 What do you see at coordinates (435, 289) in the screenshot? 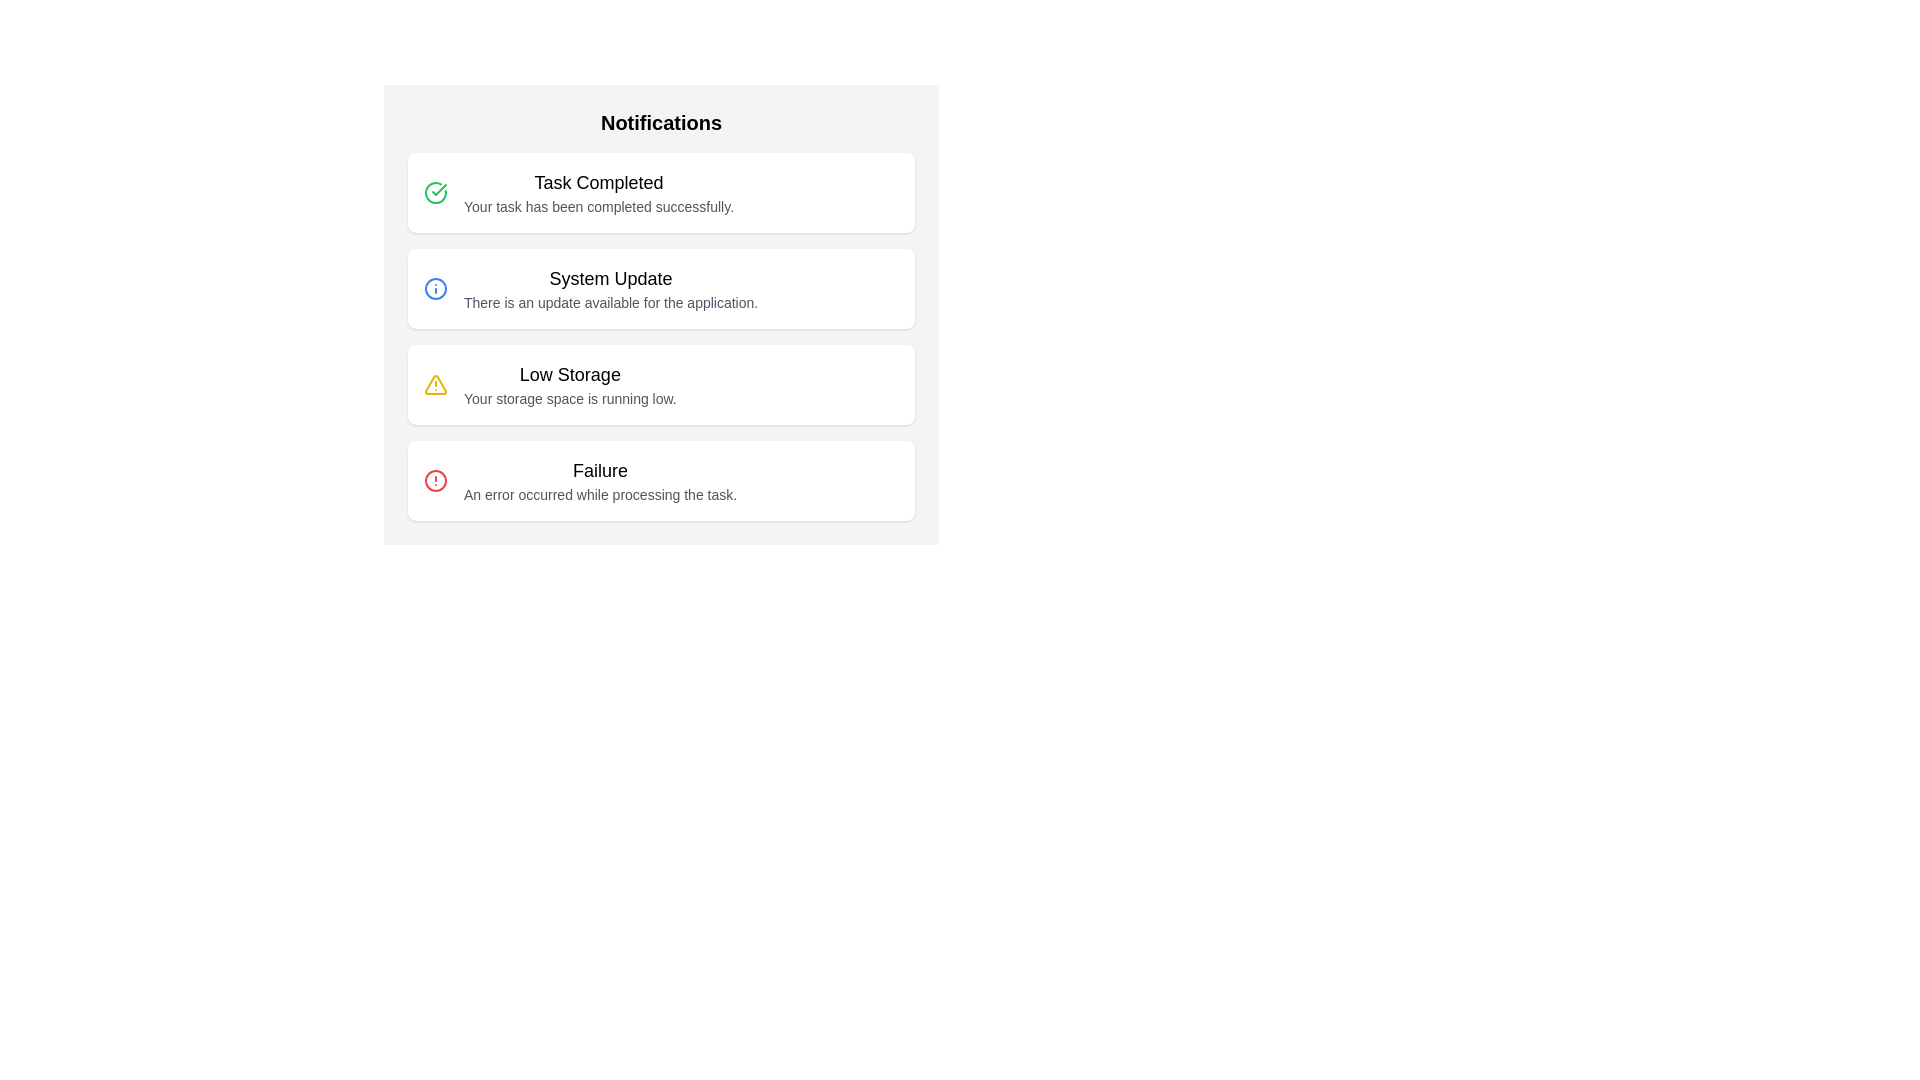
I see `the blue circular outline with a centered blue dot, which is part of the informational symbol icon located next to the 'System Update' notification` at bounding box center [435, 289].